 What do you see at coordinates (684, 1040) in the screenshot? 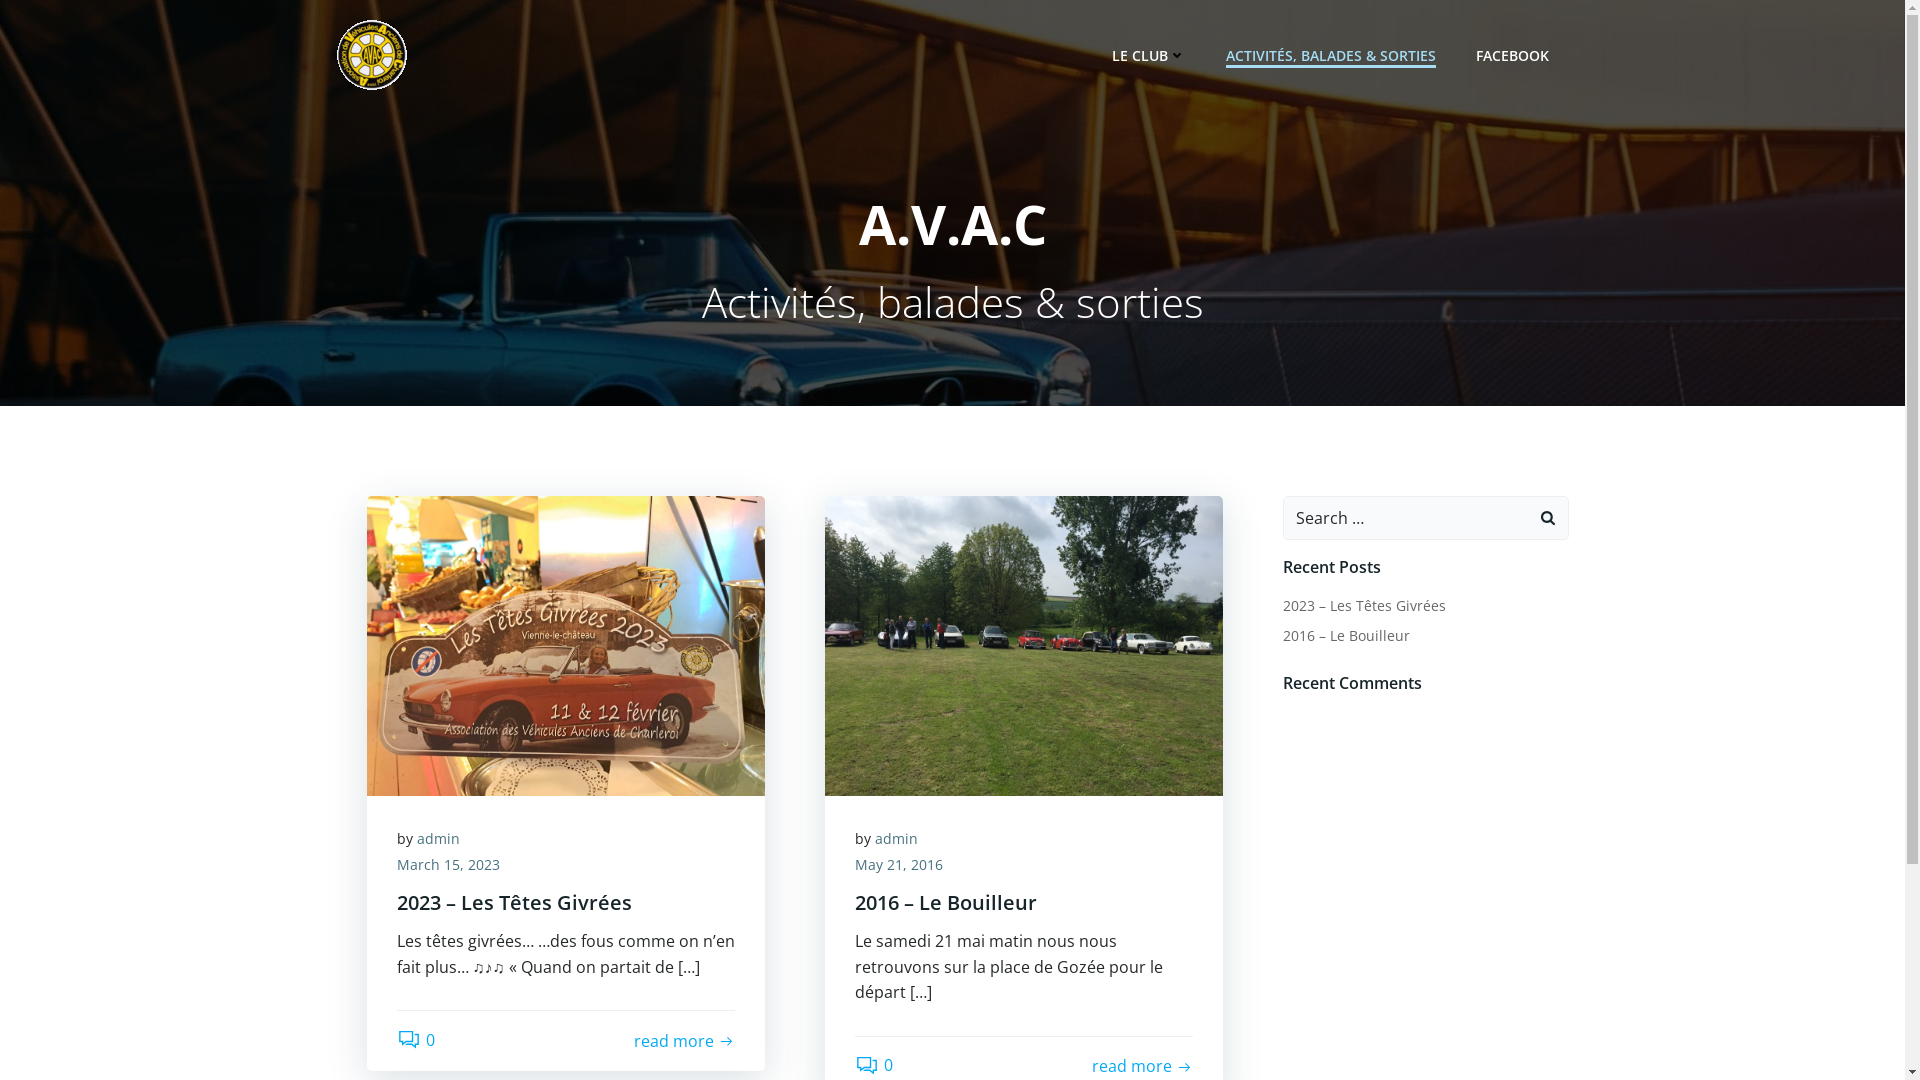
I see `'read more'` at bounding box center [684, 1040].